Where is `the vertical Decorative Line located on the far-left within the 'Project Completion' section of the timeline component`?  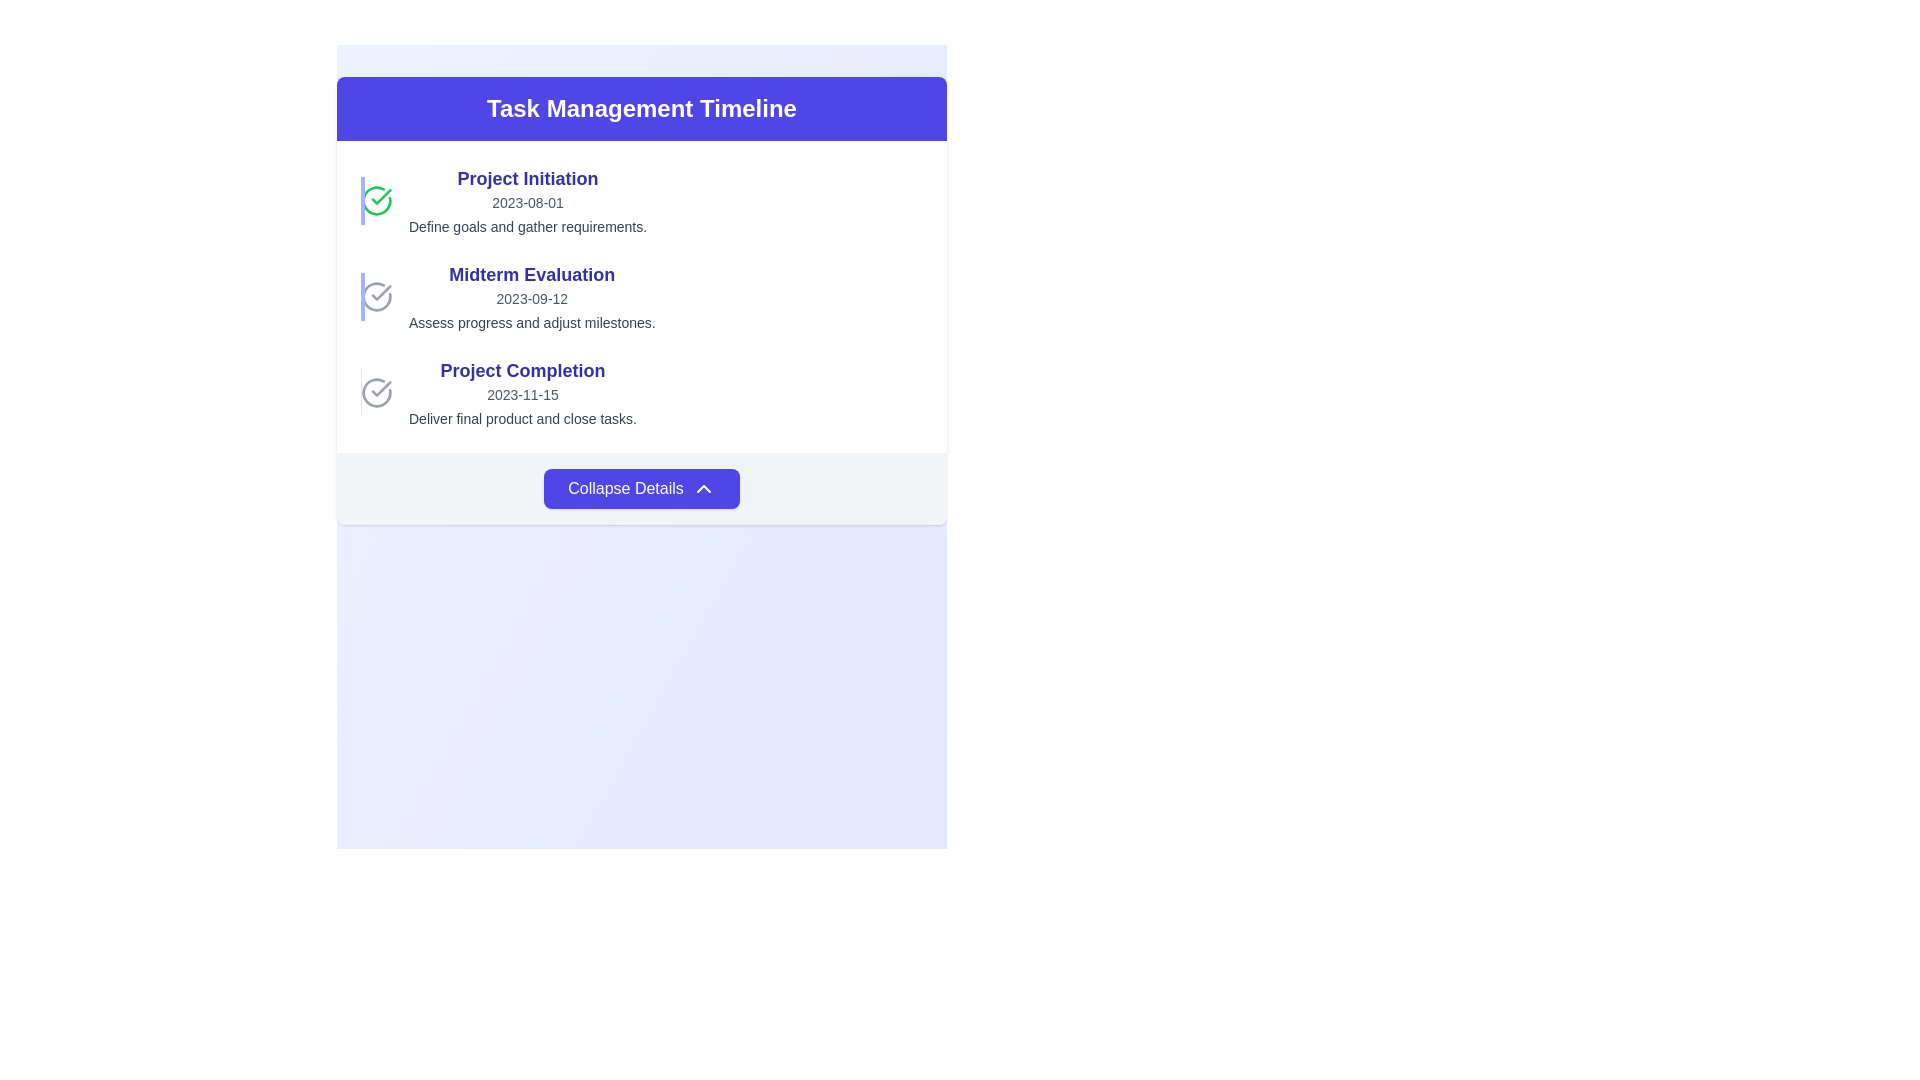
the vertical Decorative Line located on the far-left within the 'Project Completion' section of the timeline component is located at coordinates (361, 393).